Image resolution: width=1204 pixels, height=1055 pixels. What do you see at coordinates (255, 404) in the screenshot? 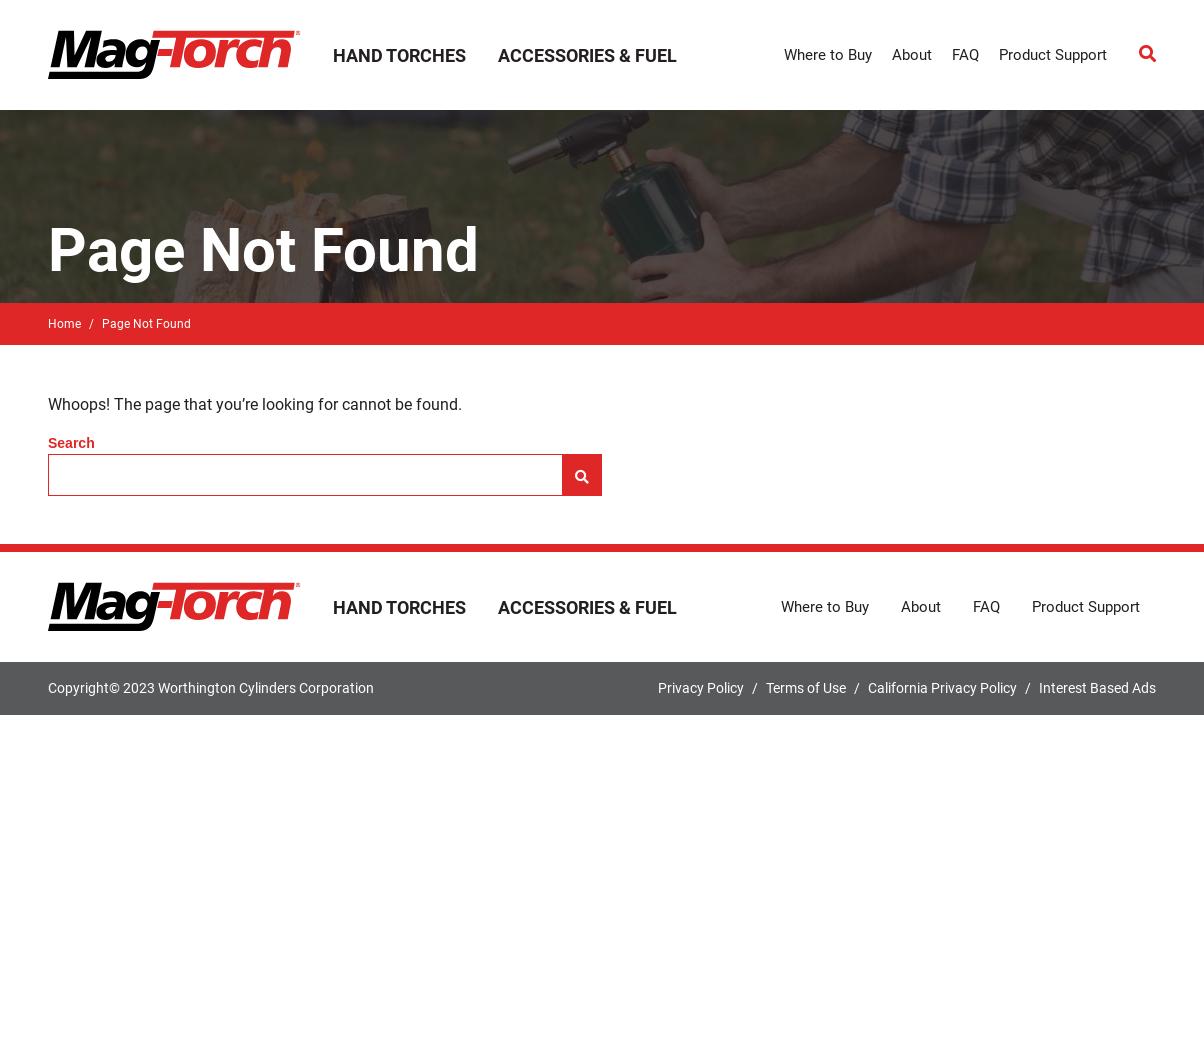
I see `'Whoops! The page that you’re looking for cannot be found.'` at bounding box center [255, 404].